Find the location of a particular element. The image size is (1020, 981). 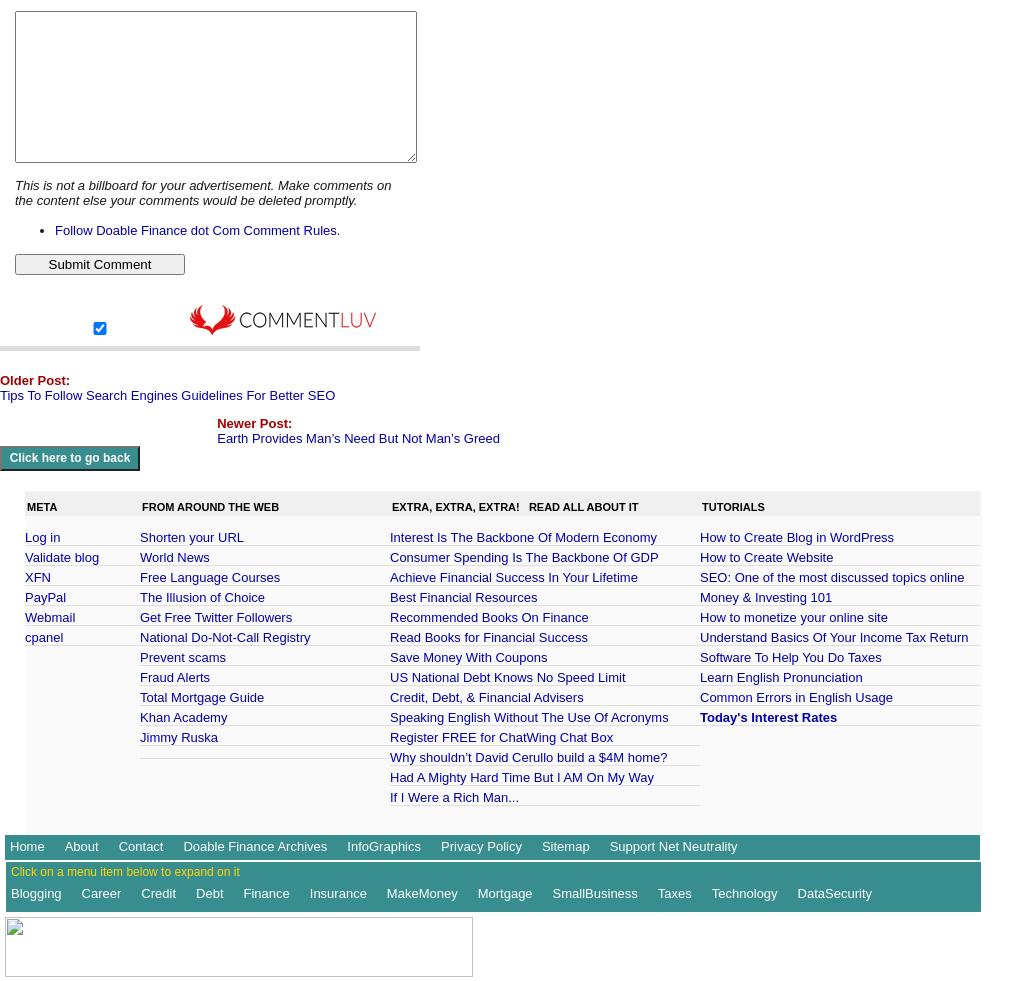

'Finance' is located at coordinates (265, 893).